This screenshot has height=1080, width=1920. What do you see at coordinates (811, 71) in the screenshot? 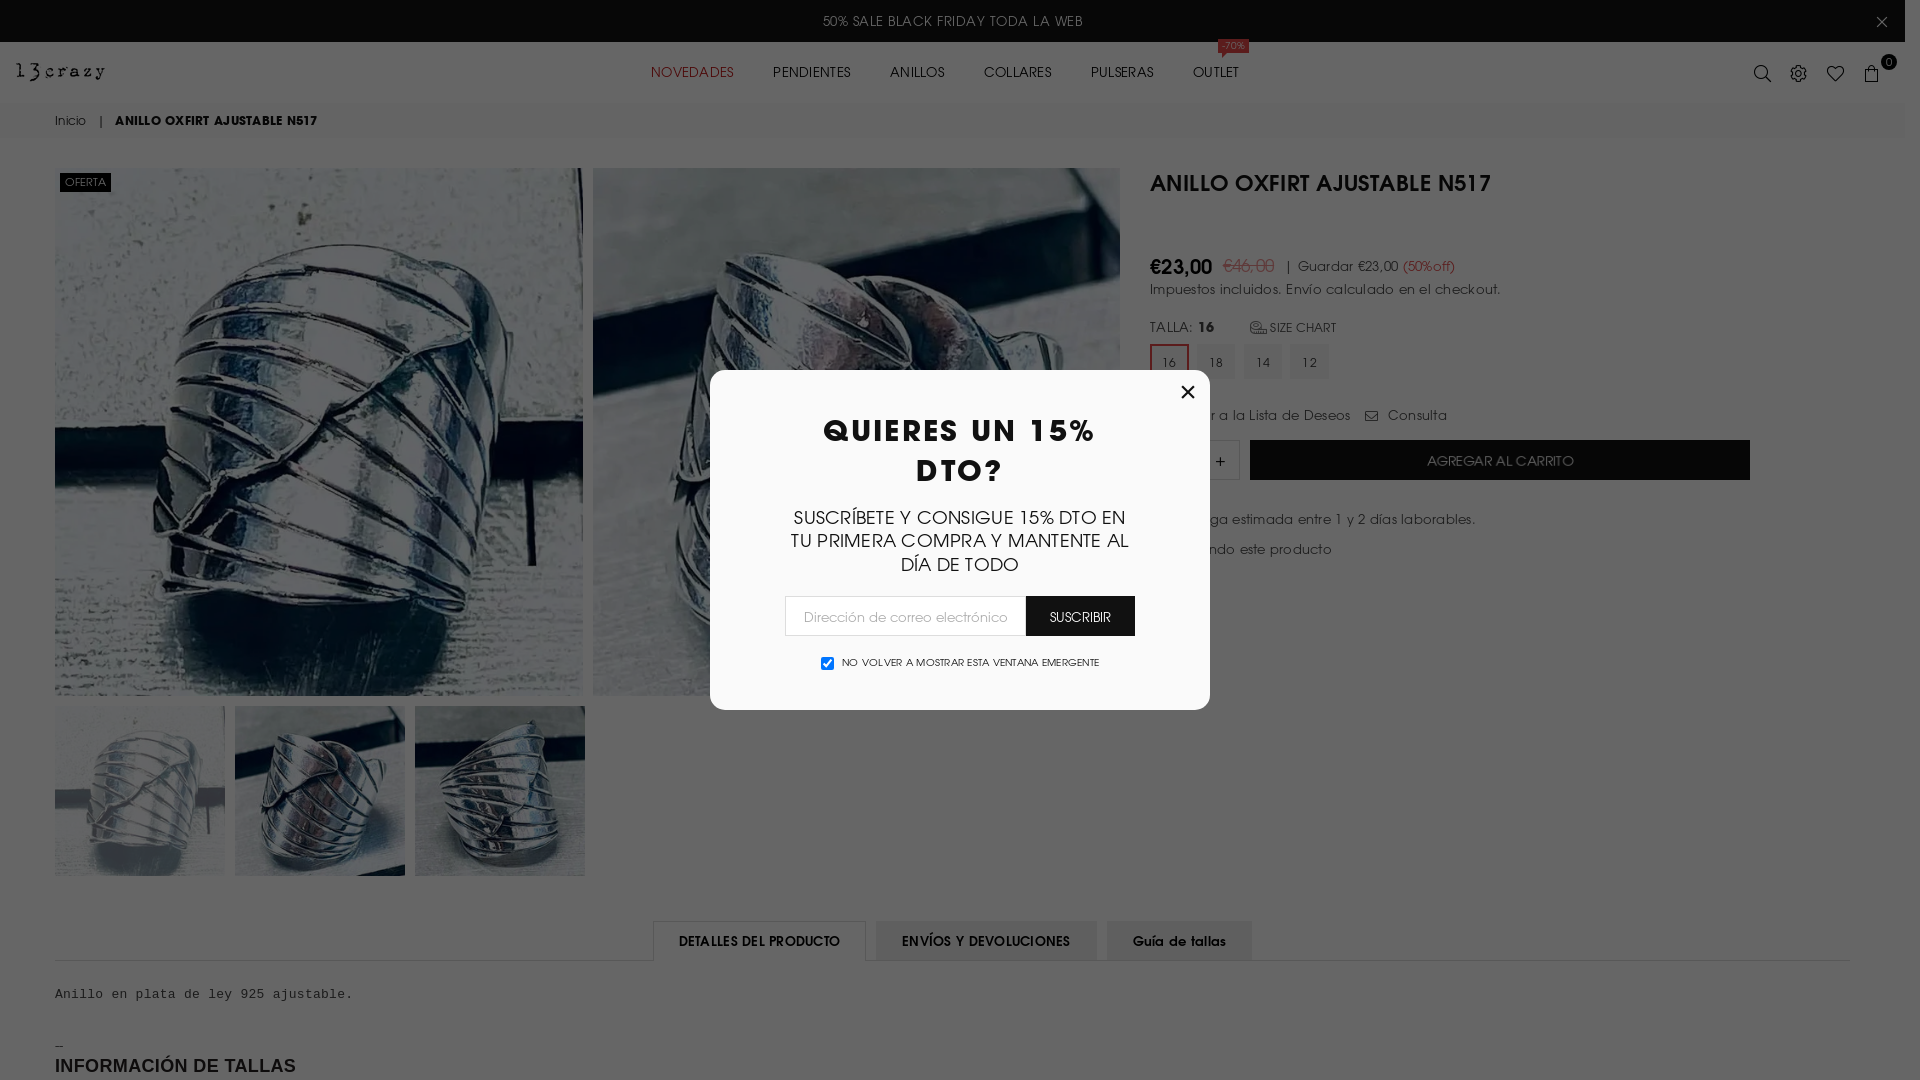
I see `'PENDIENTES'` at bounding box center [811, 71].